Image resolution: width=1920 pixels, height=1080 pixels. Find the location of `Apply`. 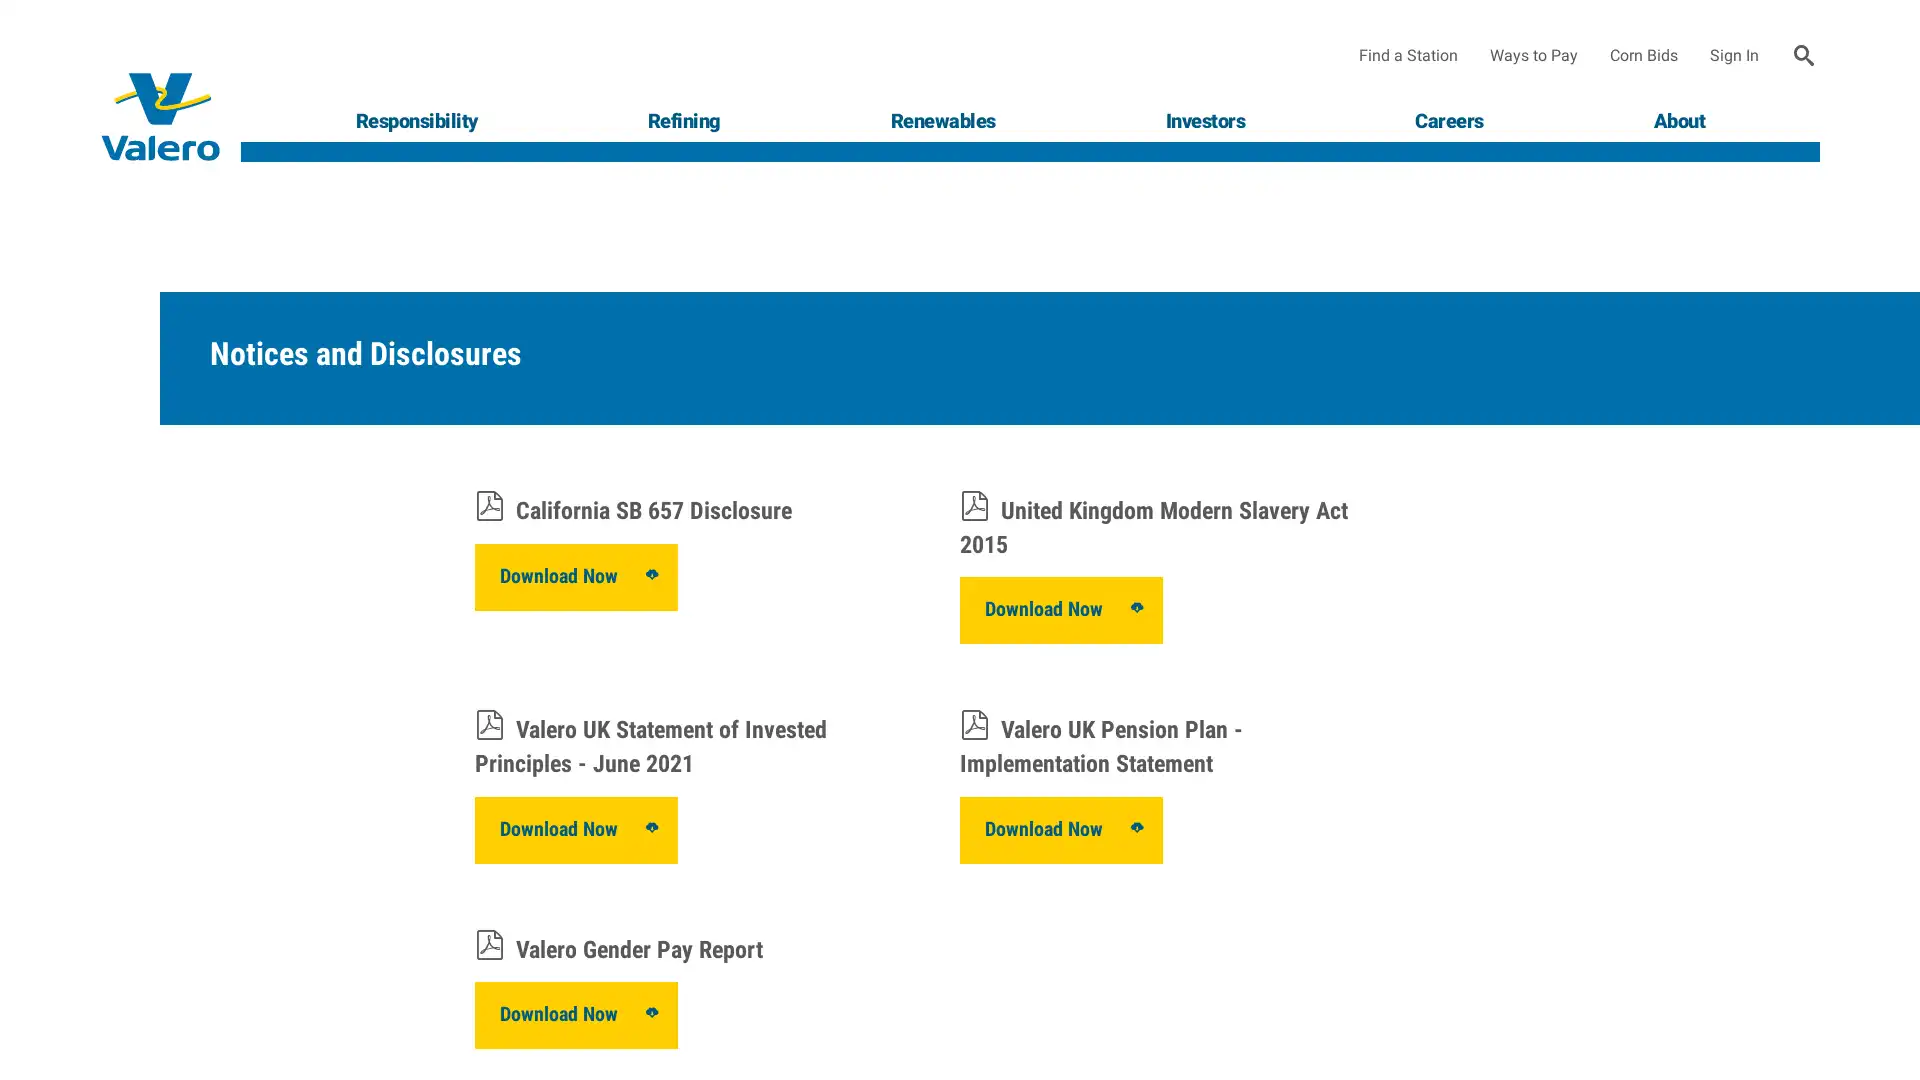

Apply is located at coordinates (1804, 55).